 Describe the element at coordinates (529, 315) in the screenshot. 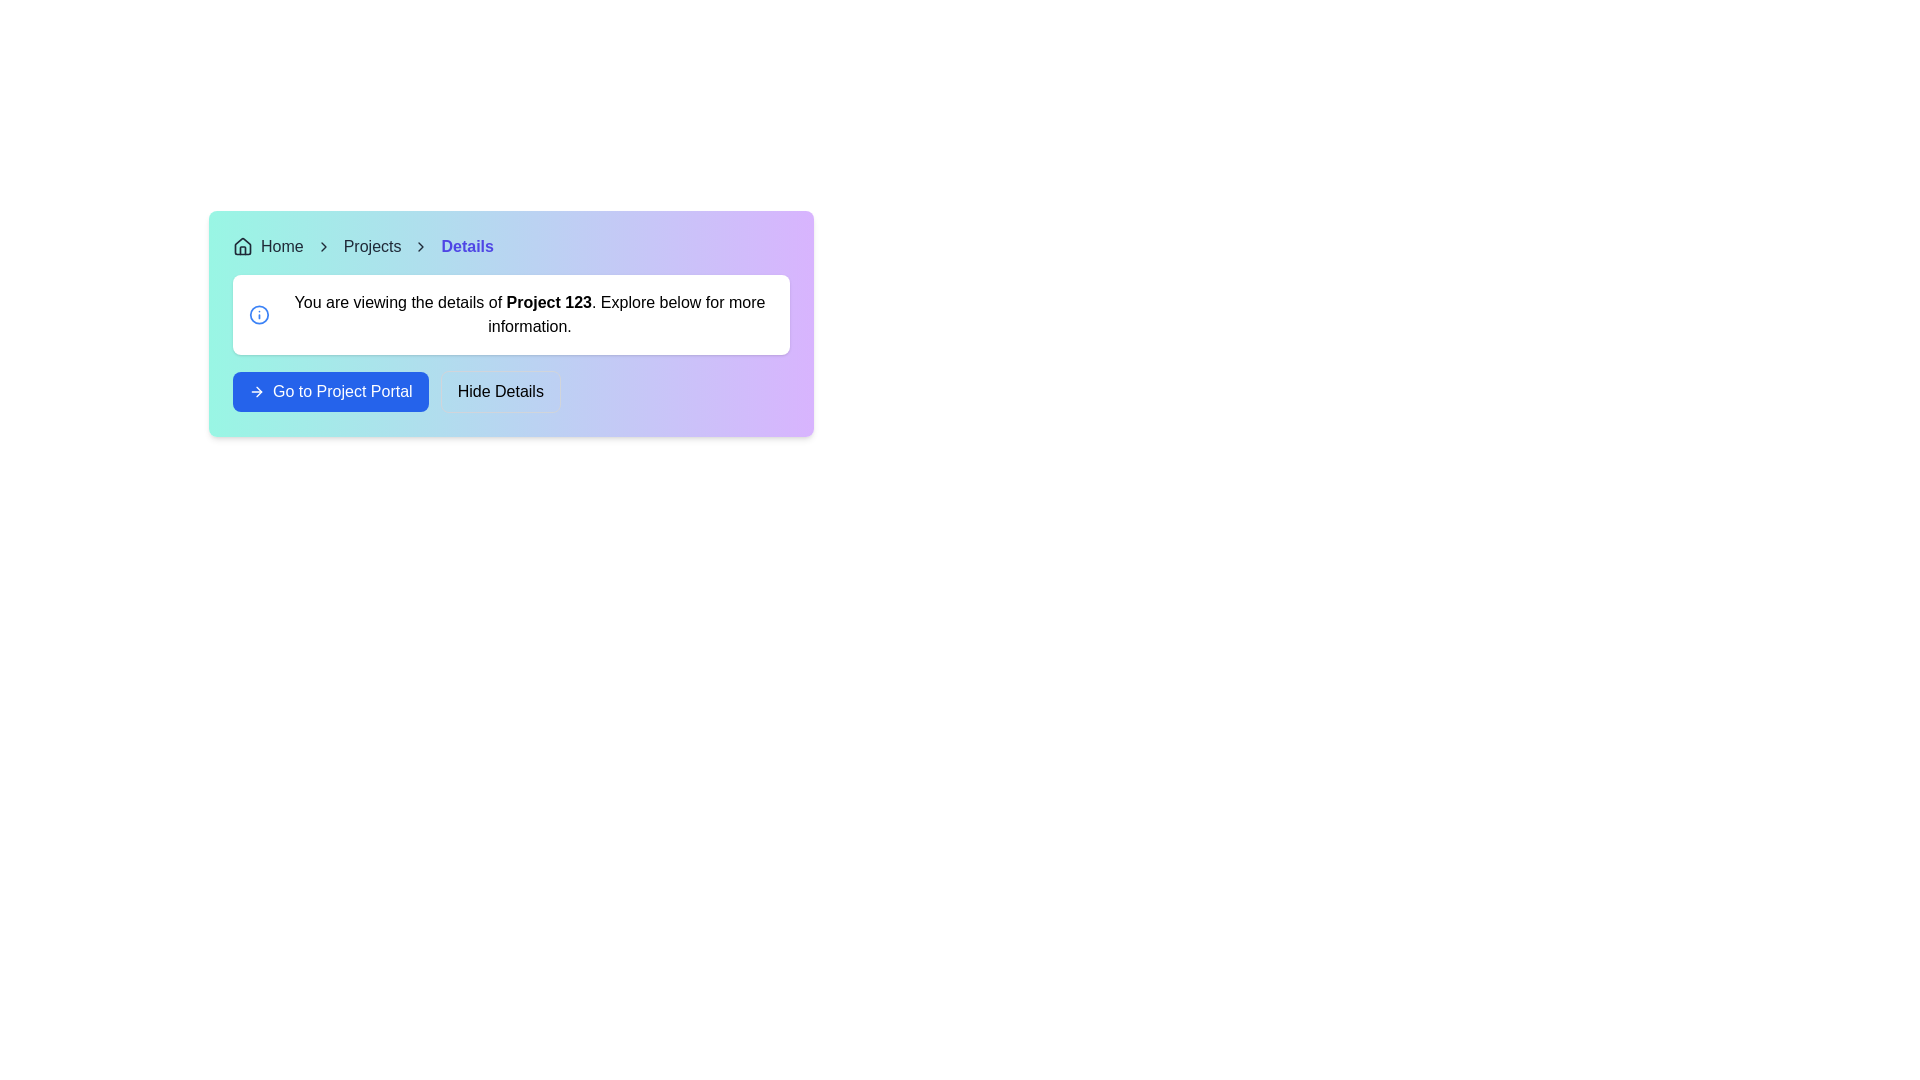

I see `text block containing the message 'You are viewing the details of Project 123. Explore below for more information.' which is centrally located inside a white box below the breadcrumb navigation bar and above the blue button labeled 'Go to Project Portal'` at that location.